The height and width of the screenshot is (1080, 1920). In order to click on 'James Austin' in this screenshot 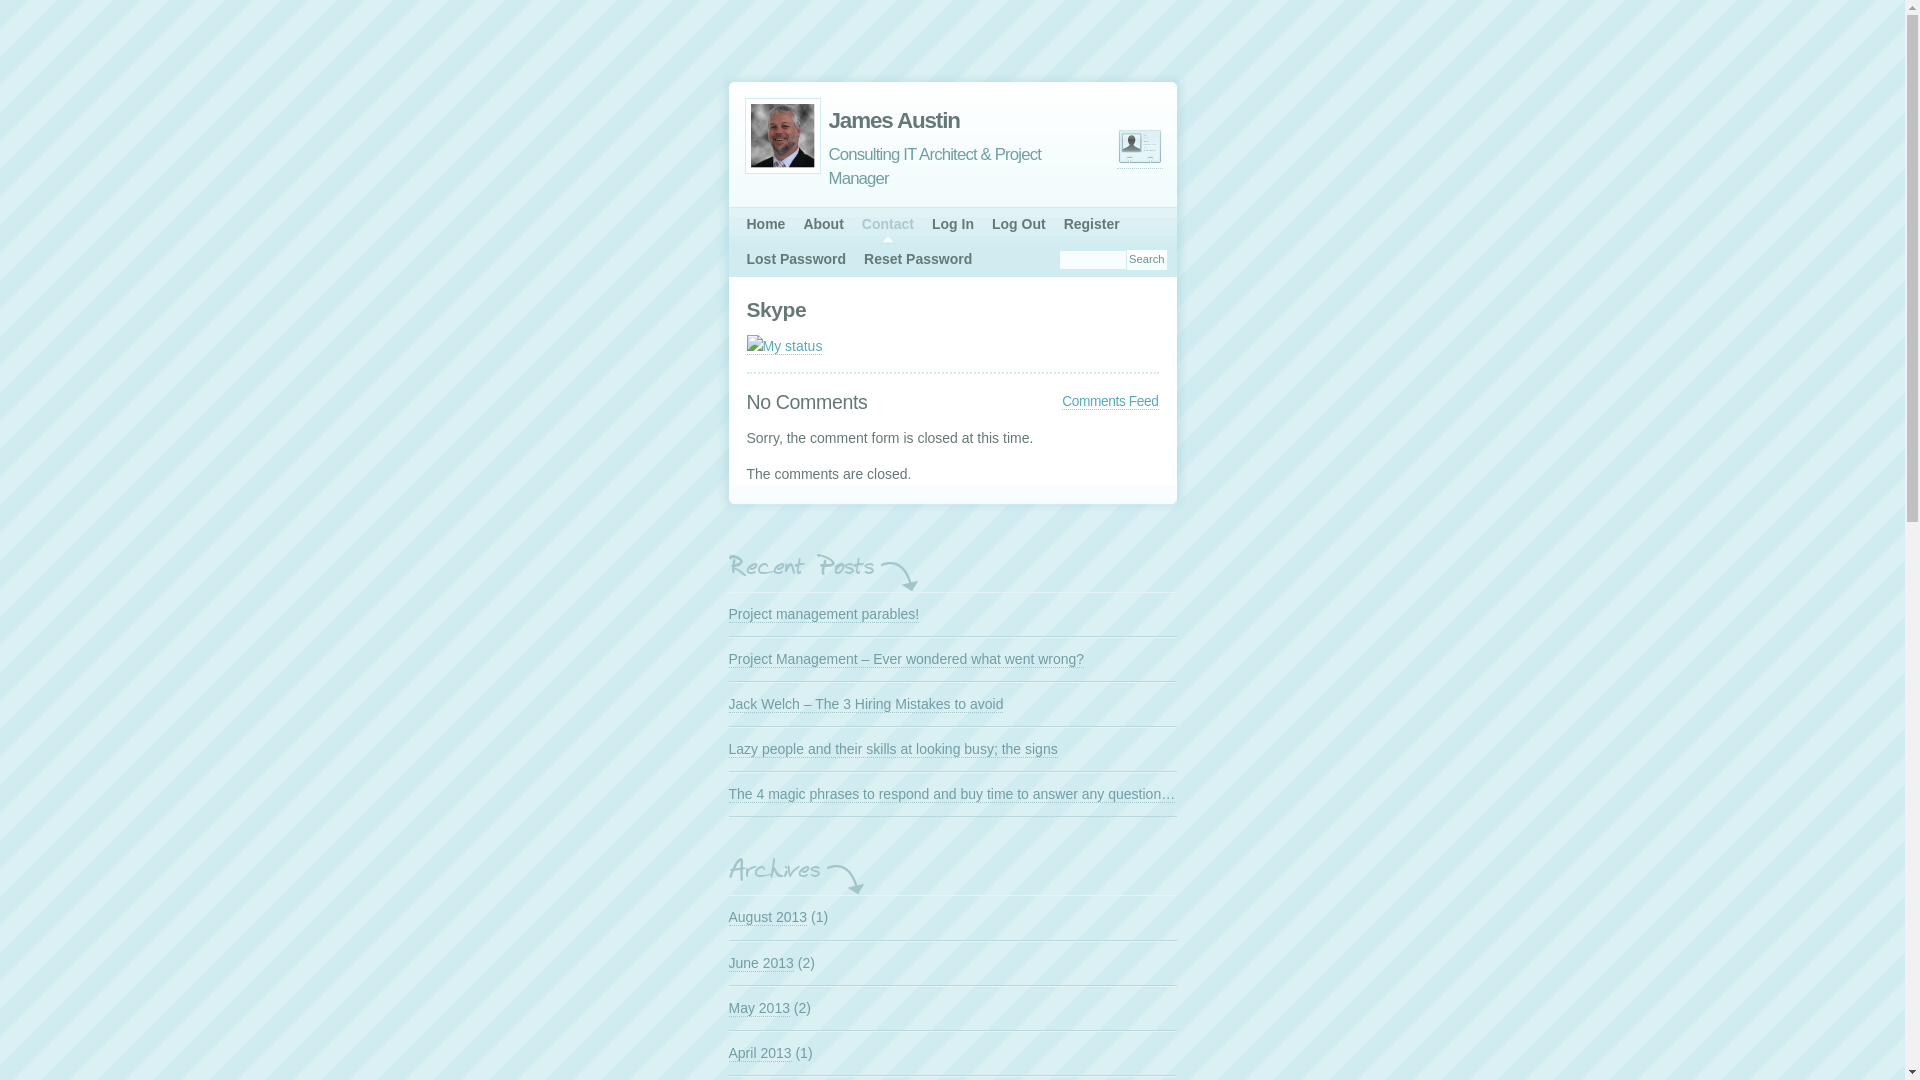, I will do `click(920, 120)`.